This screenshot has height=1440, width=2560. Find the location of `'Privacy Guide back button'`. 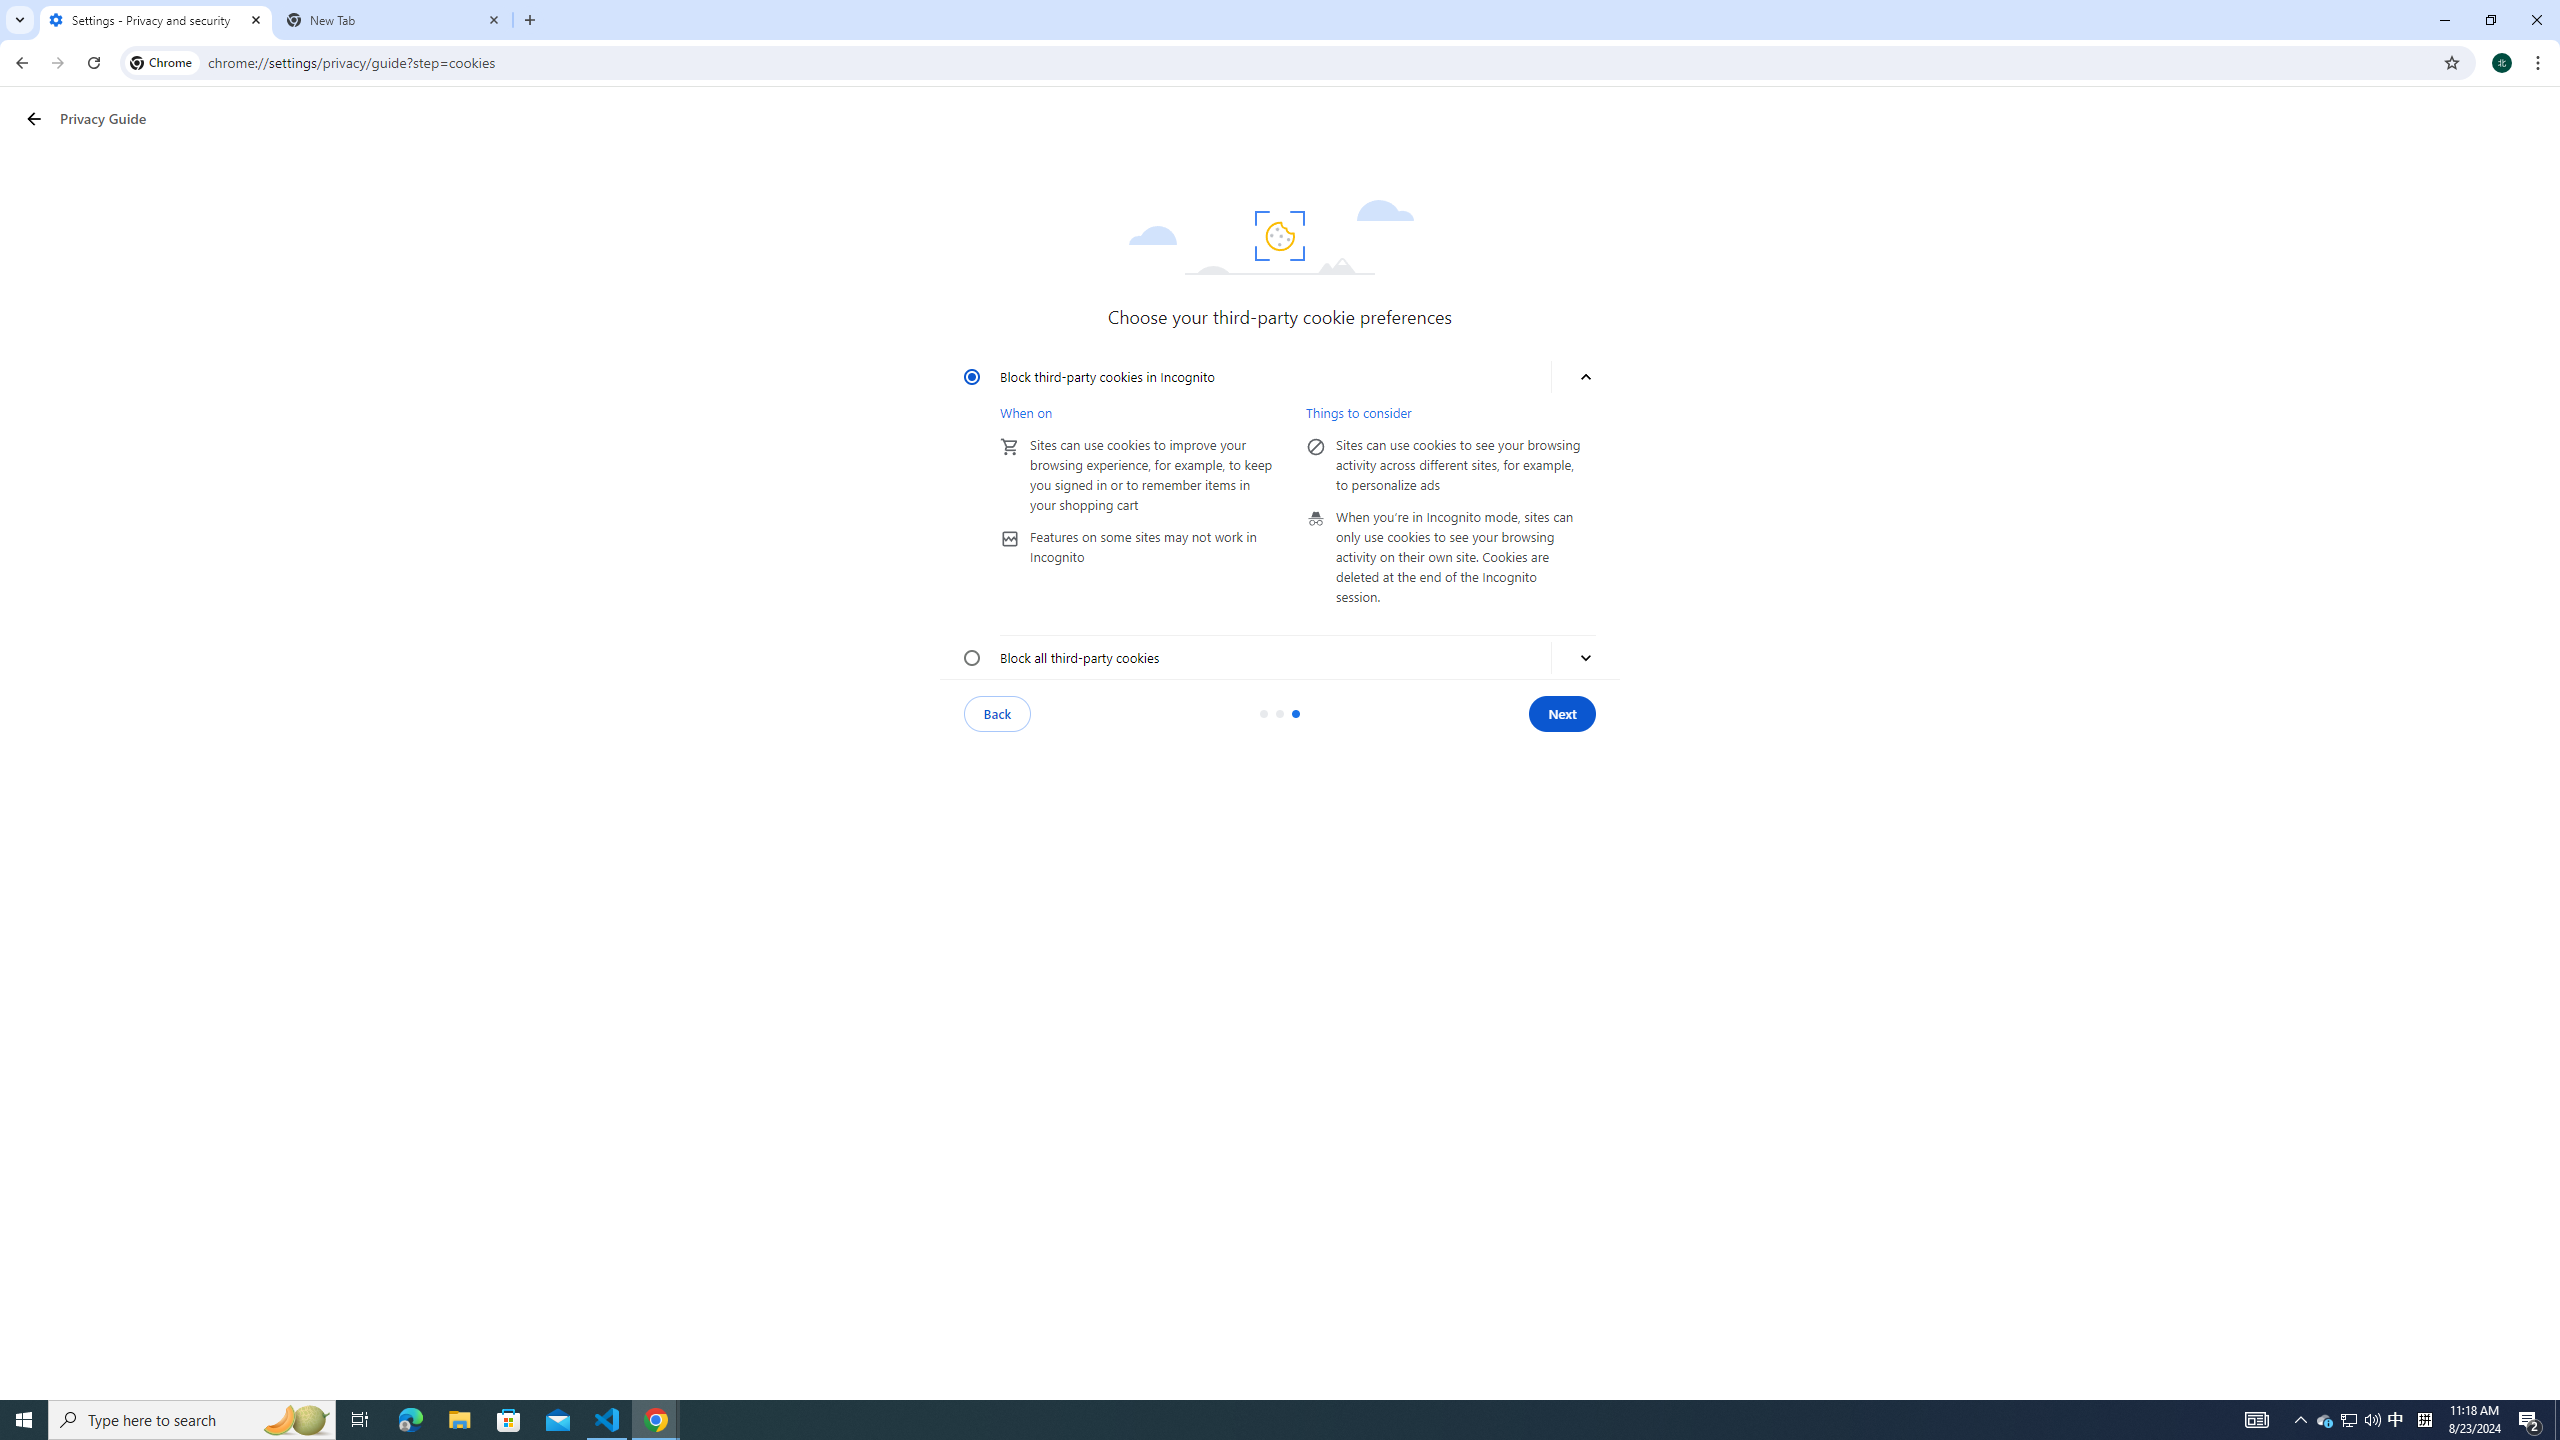

'Privacy Guide back button' is located at coordinates (33, 118).